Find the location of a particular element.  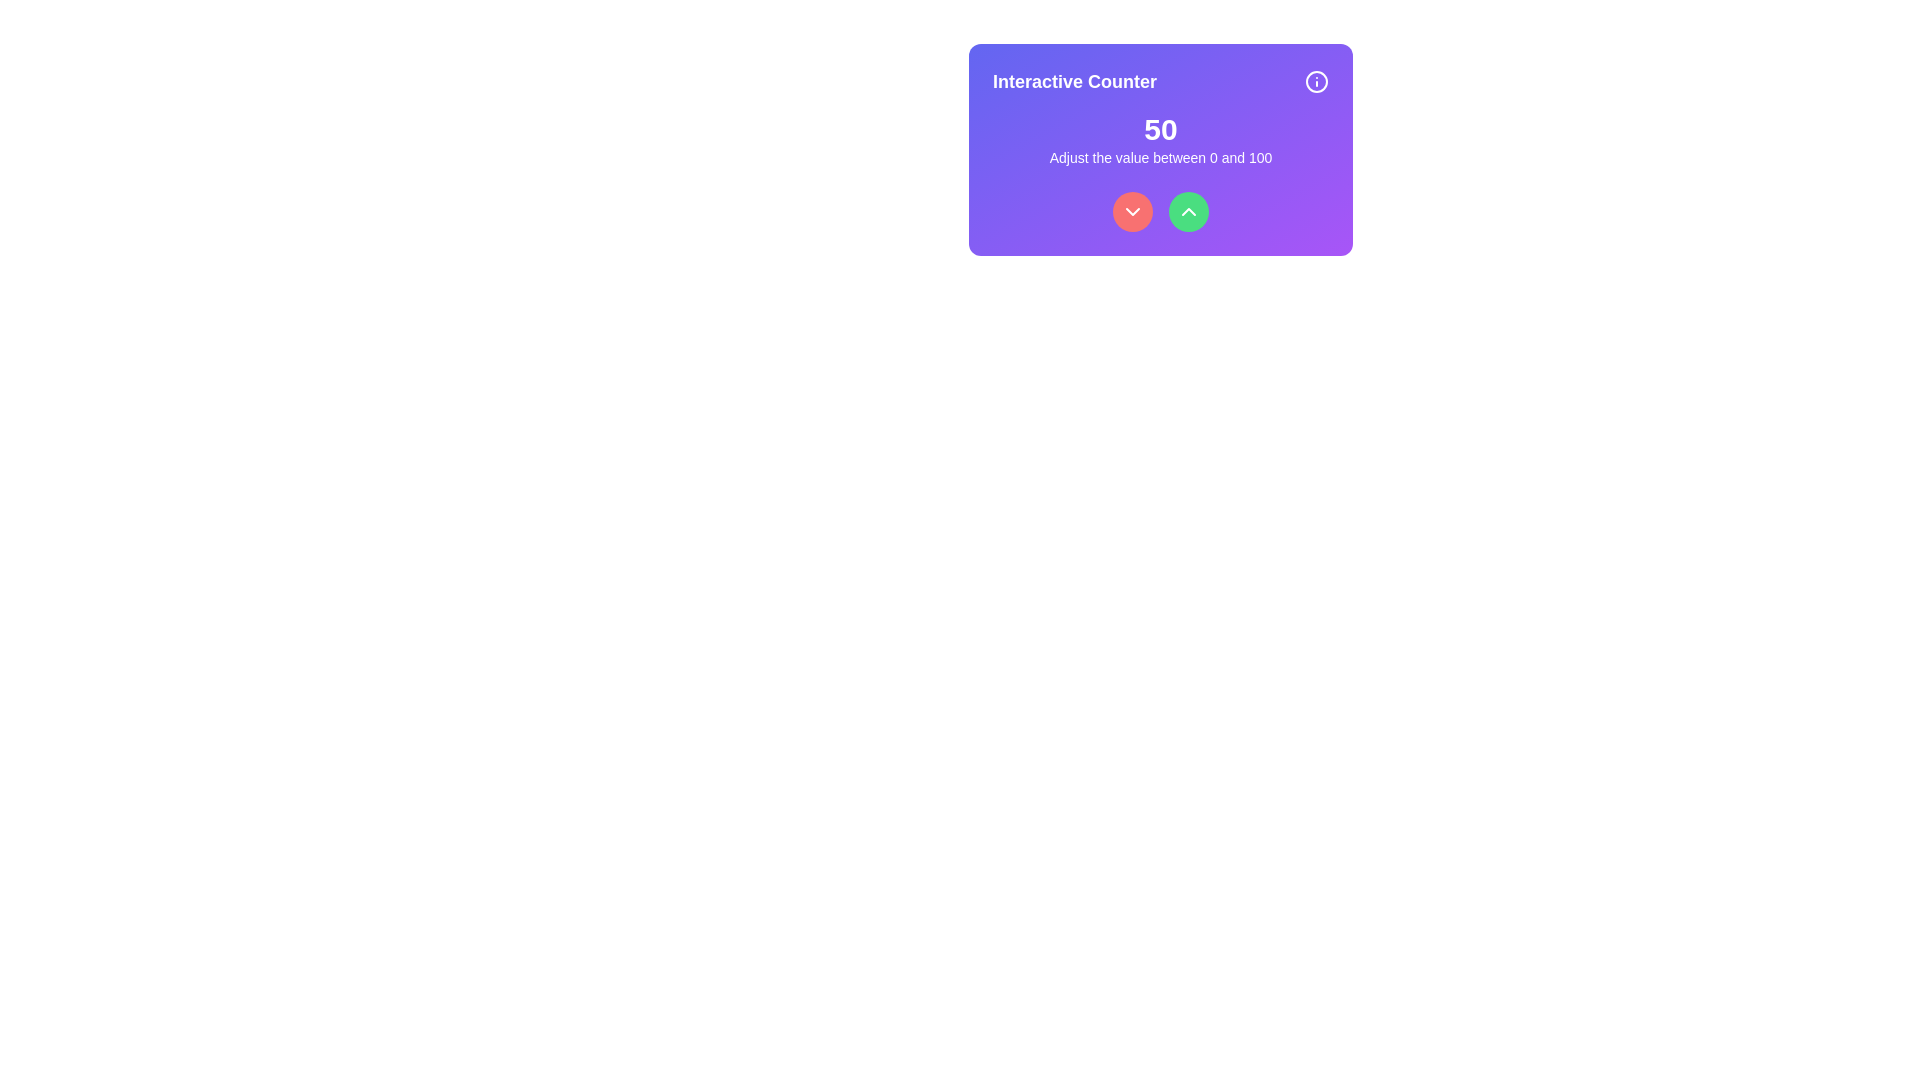

the circular icon with a central dot and an enclosing circle, located in the top-right corner of the 'Interactive Counter' interface is located at coordinates (1316, 80).